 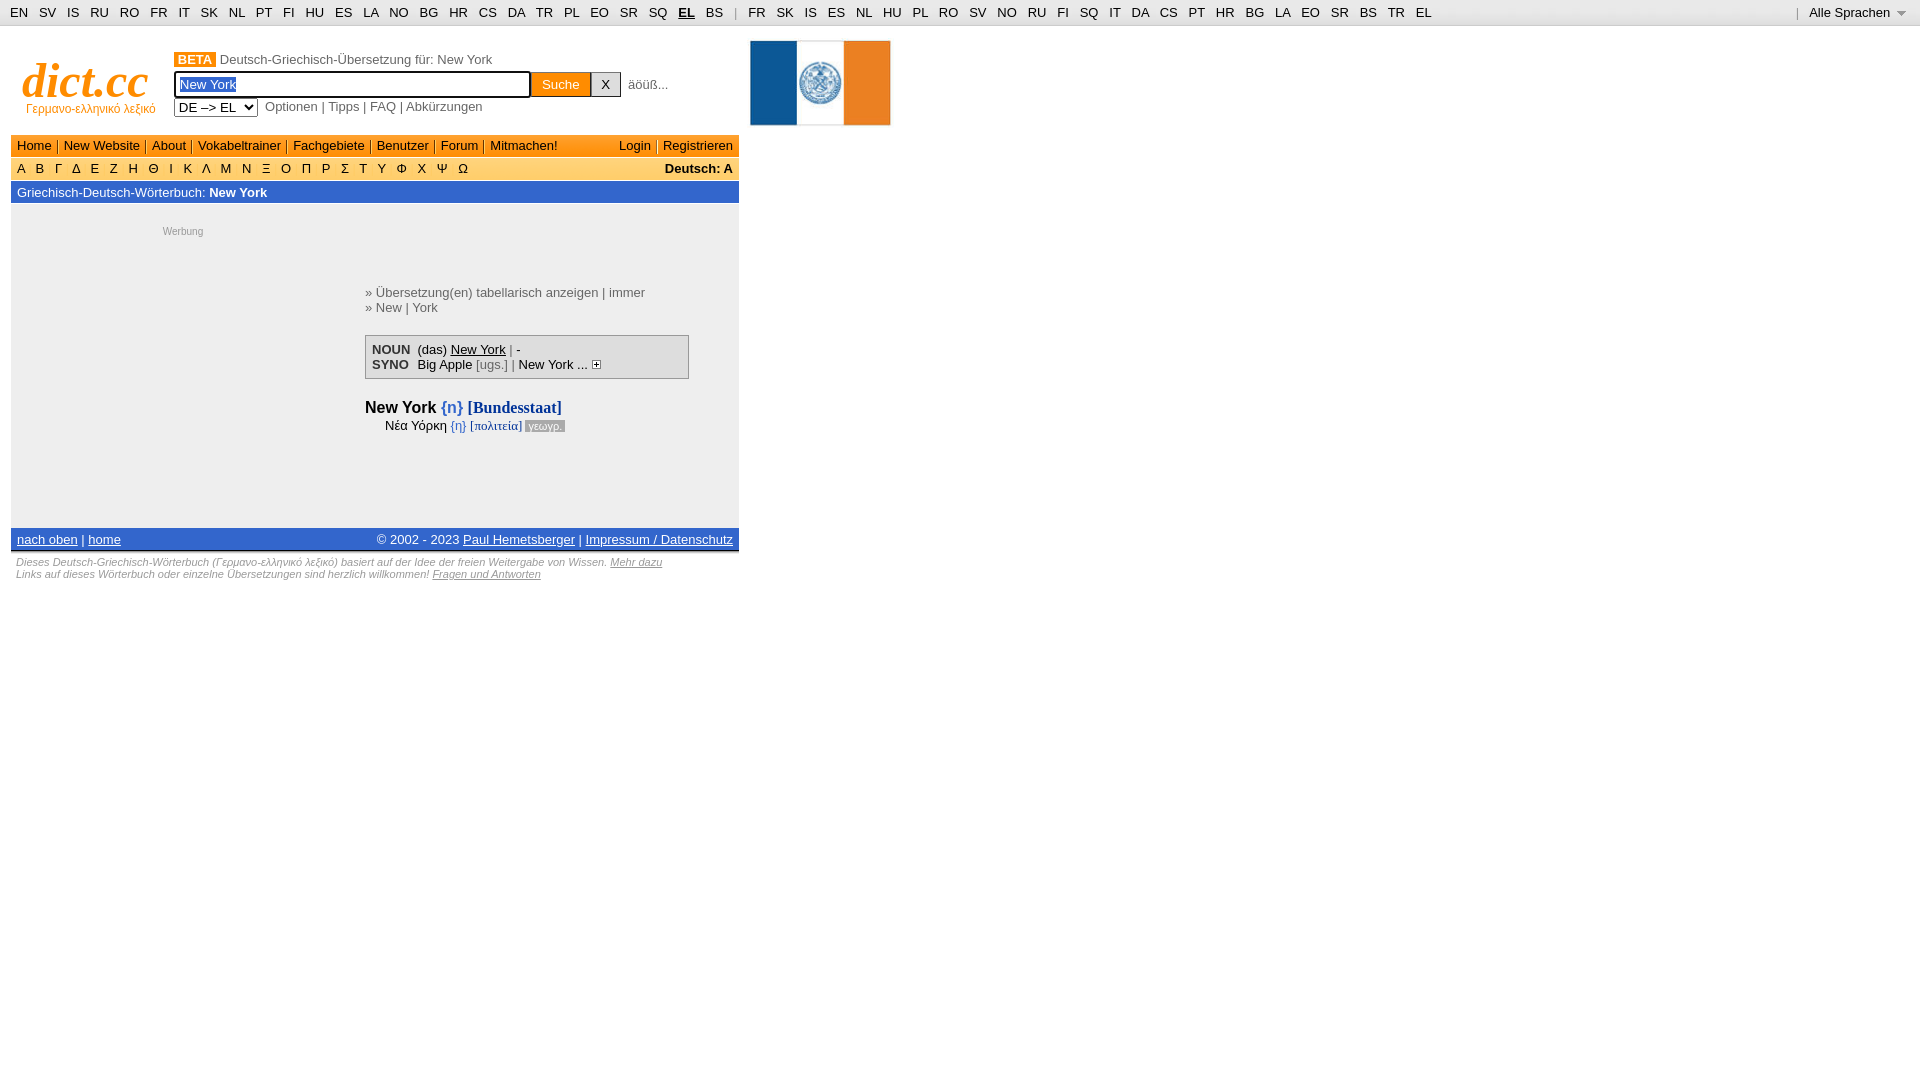 What do you see at coordinates (627, 12) in the screenshot?
I see `'SR'` at bounding box center [627, 12].